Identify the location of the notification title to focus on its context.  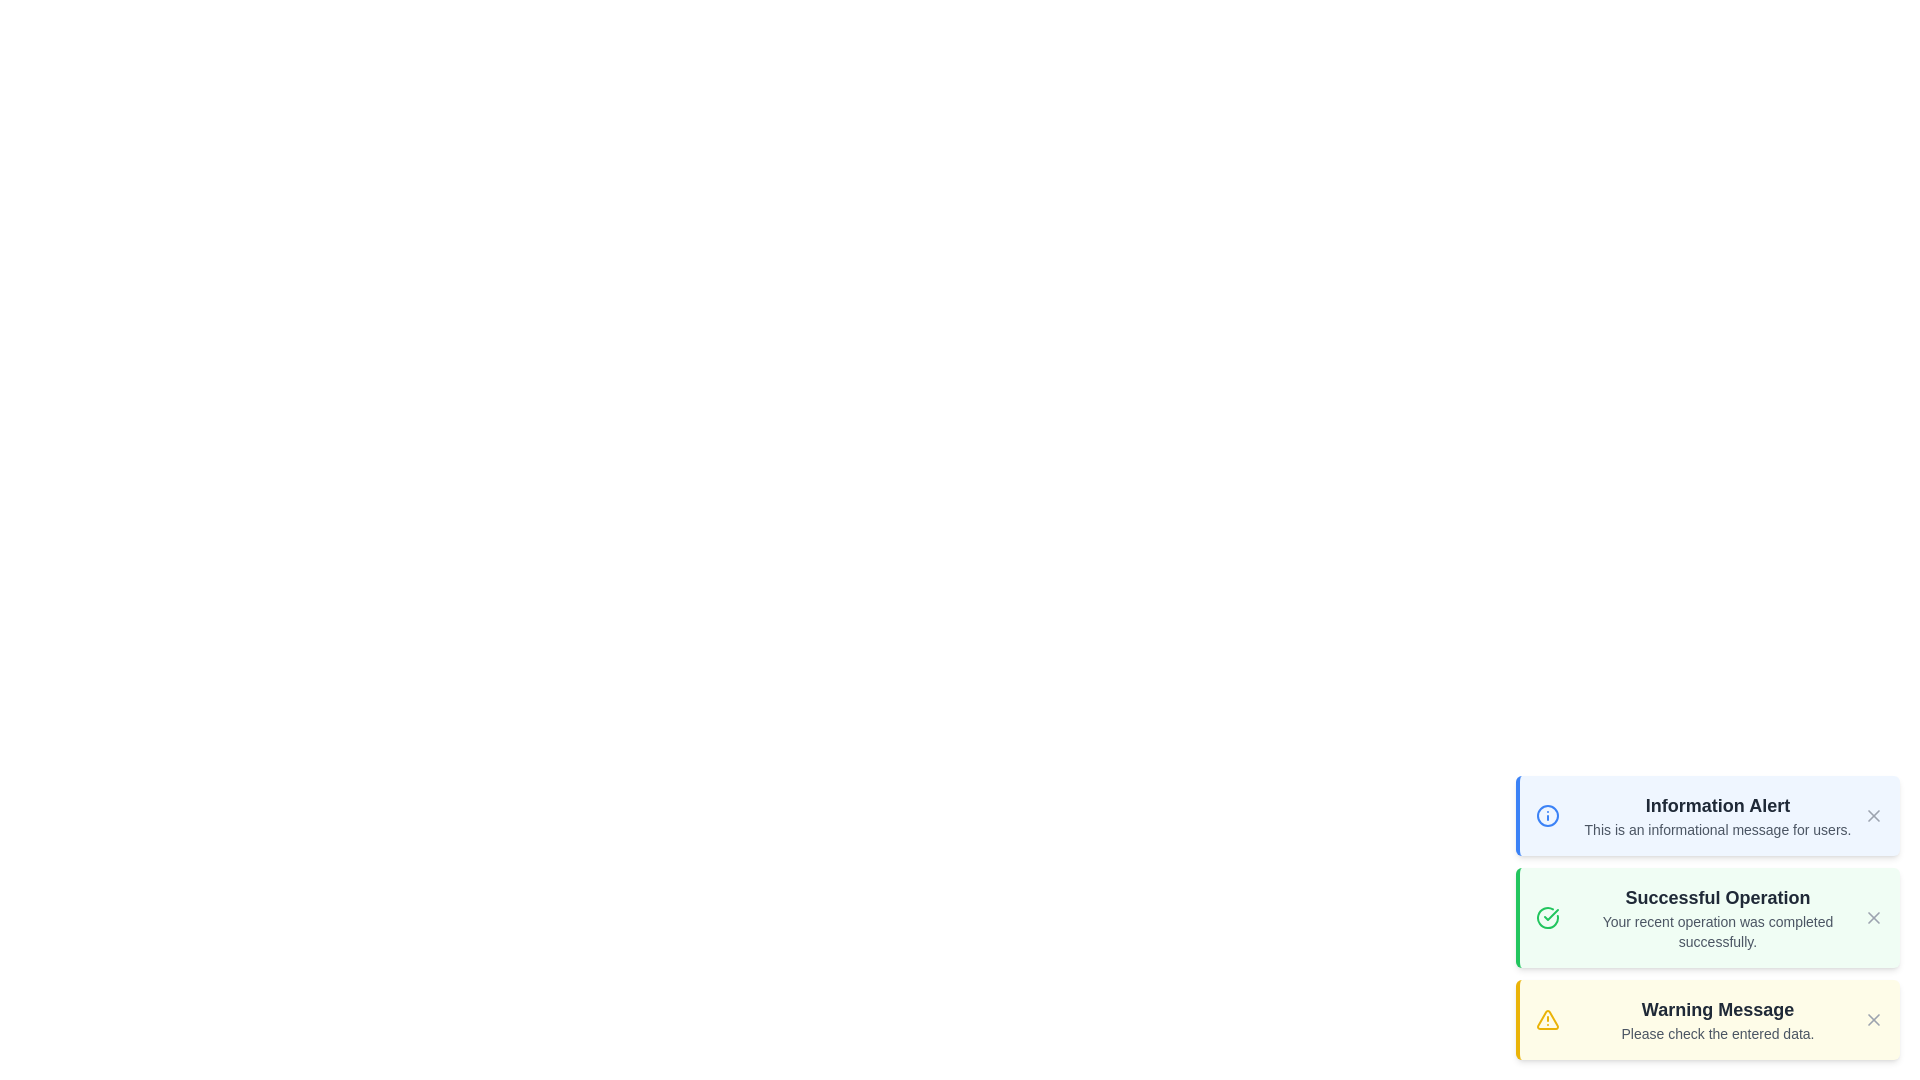
(1717, 805).